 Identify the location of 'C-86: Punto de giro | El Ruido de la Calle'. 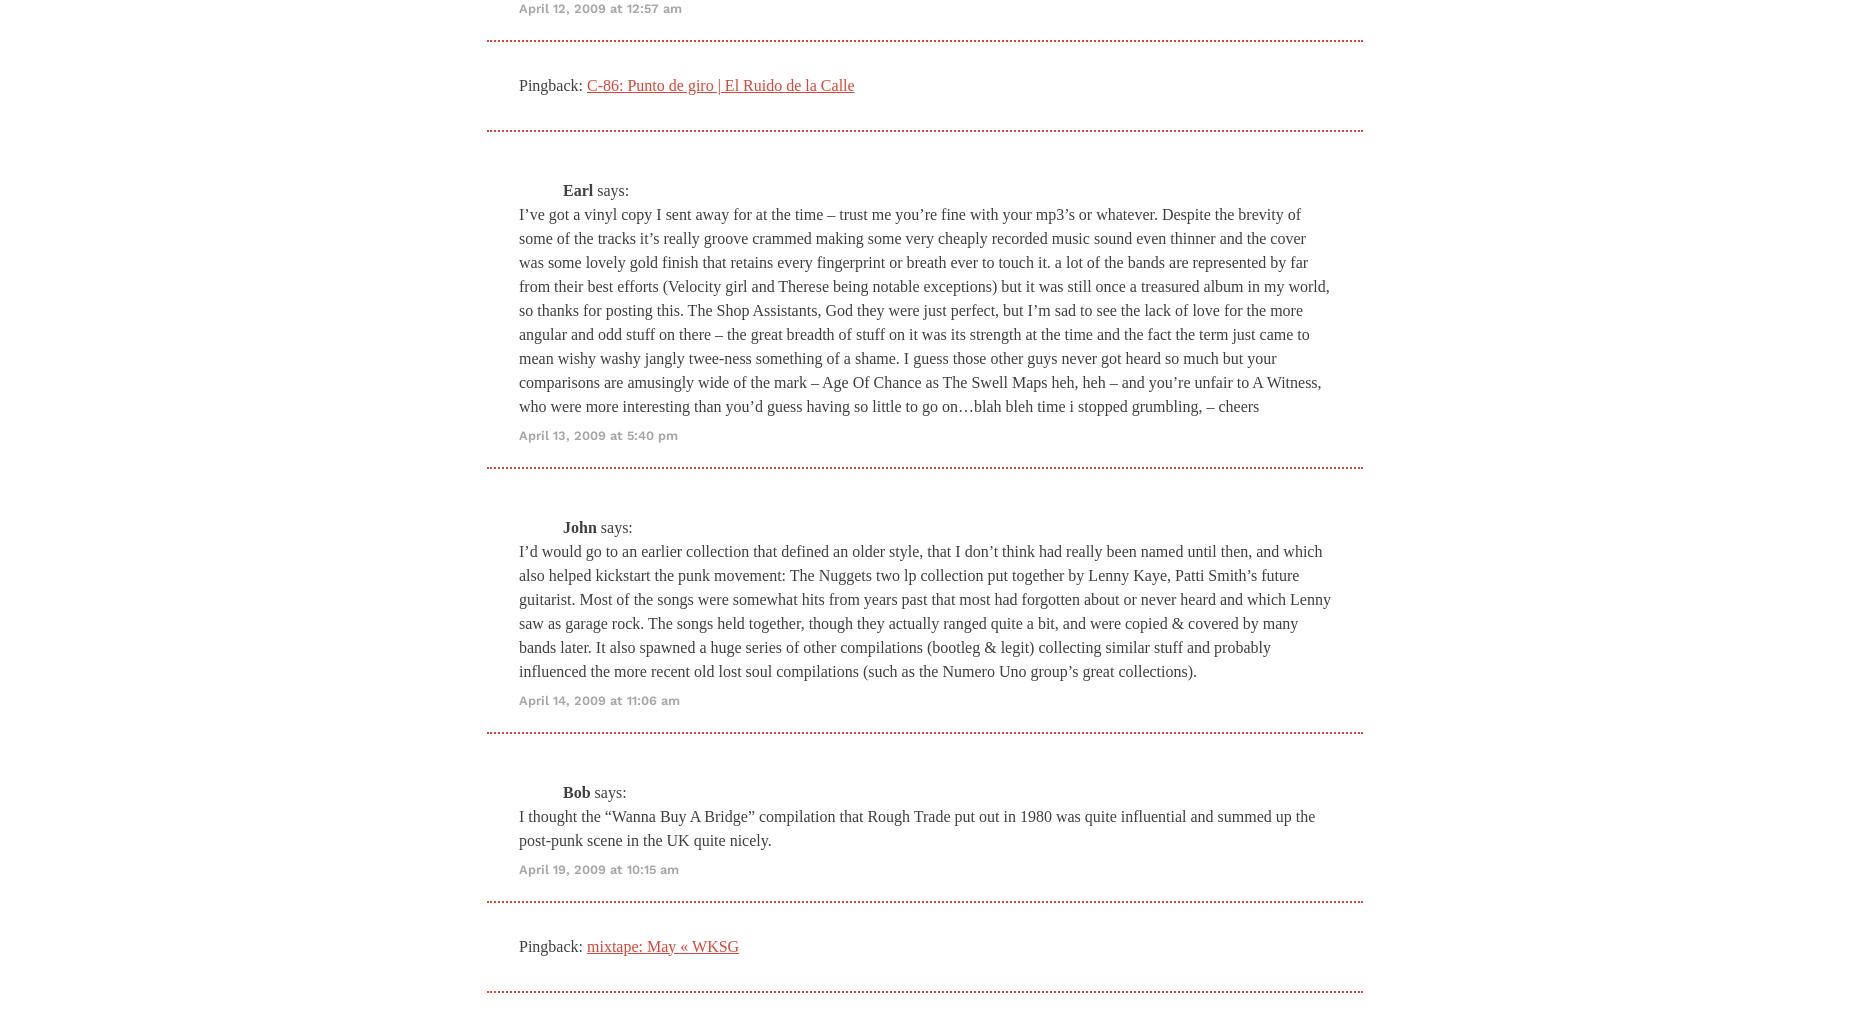
(587, 83).